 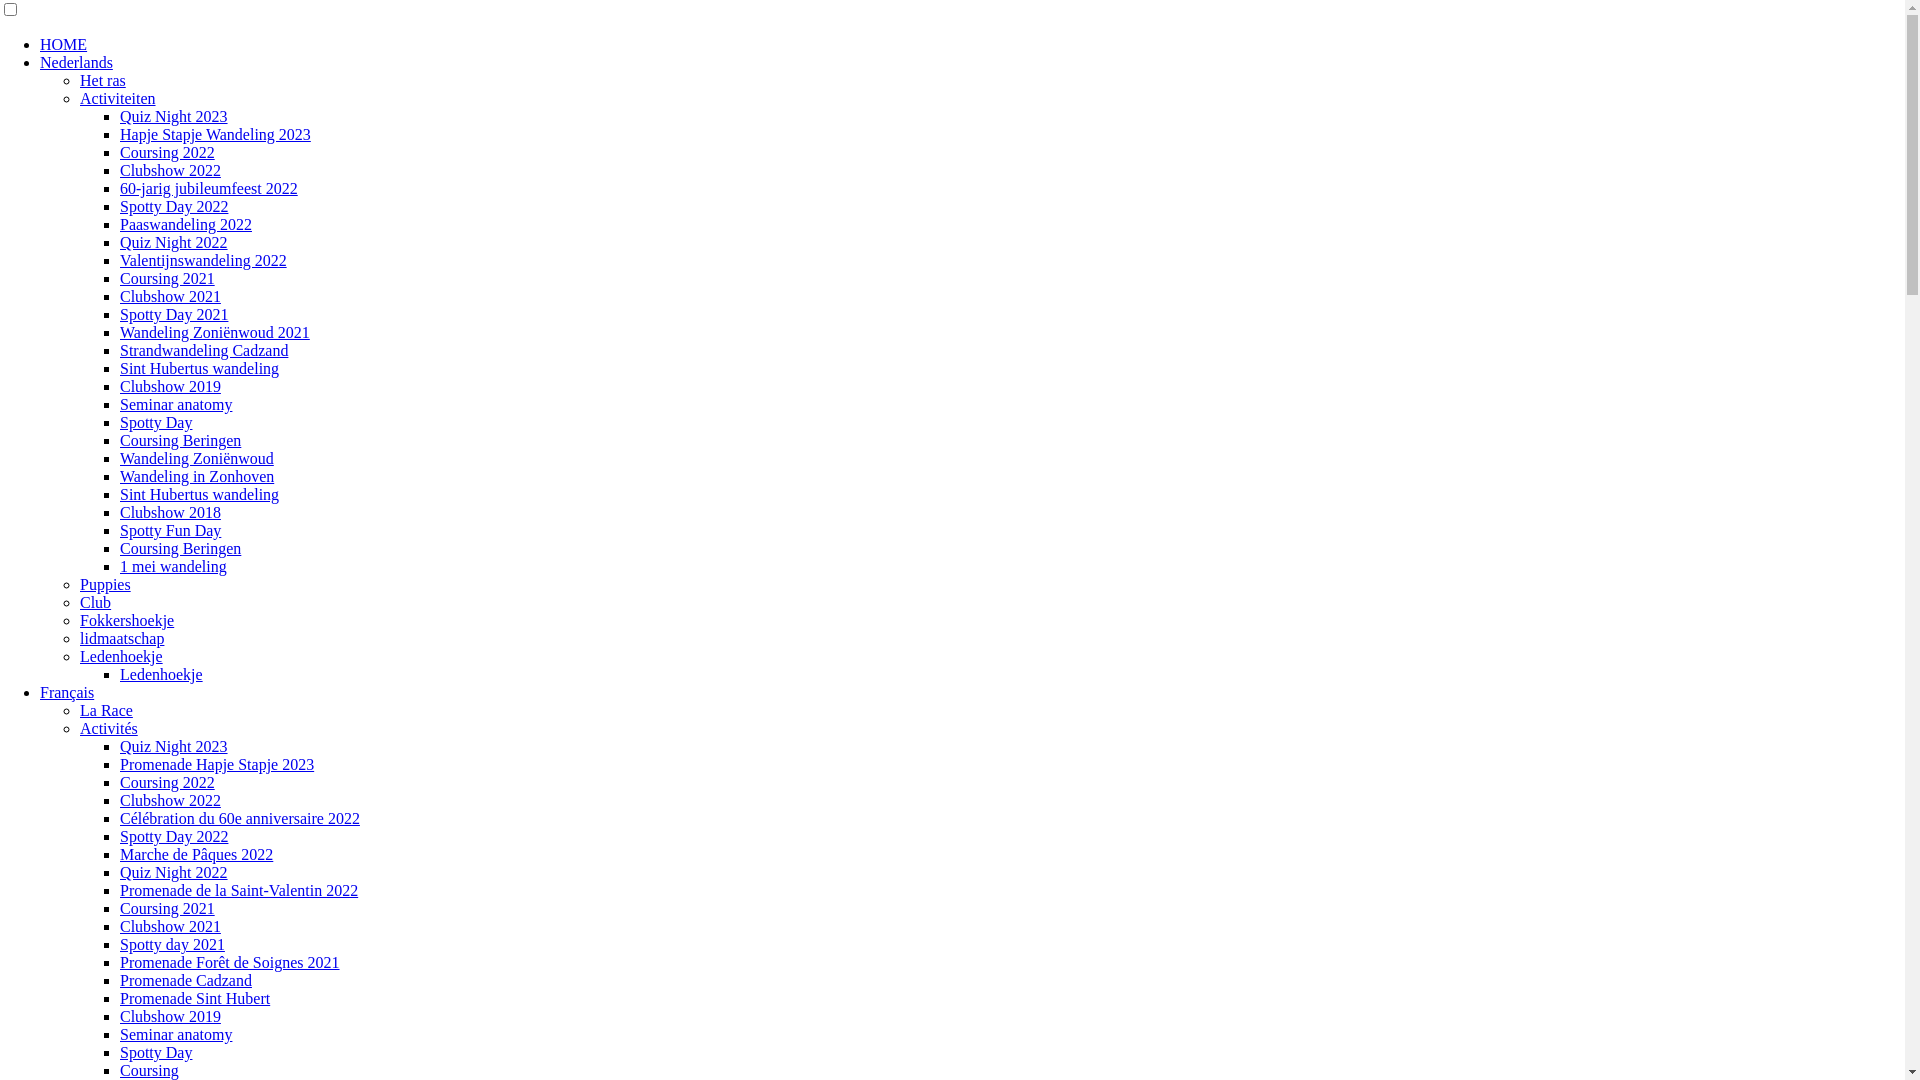 What do you see at coordinates (101, 79) in the screenshot?
I see `'Het ras'` at bounding box center [101, 79].